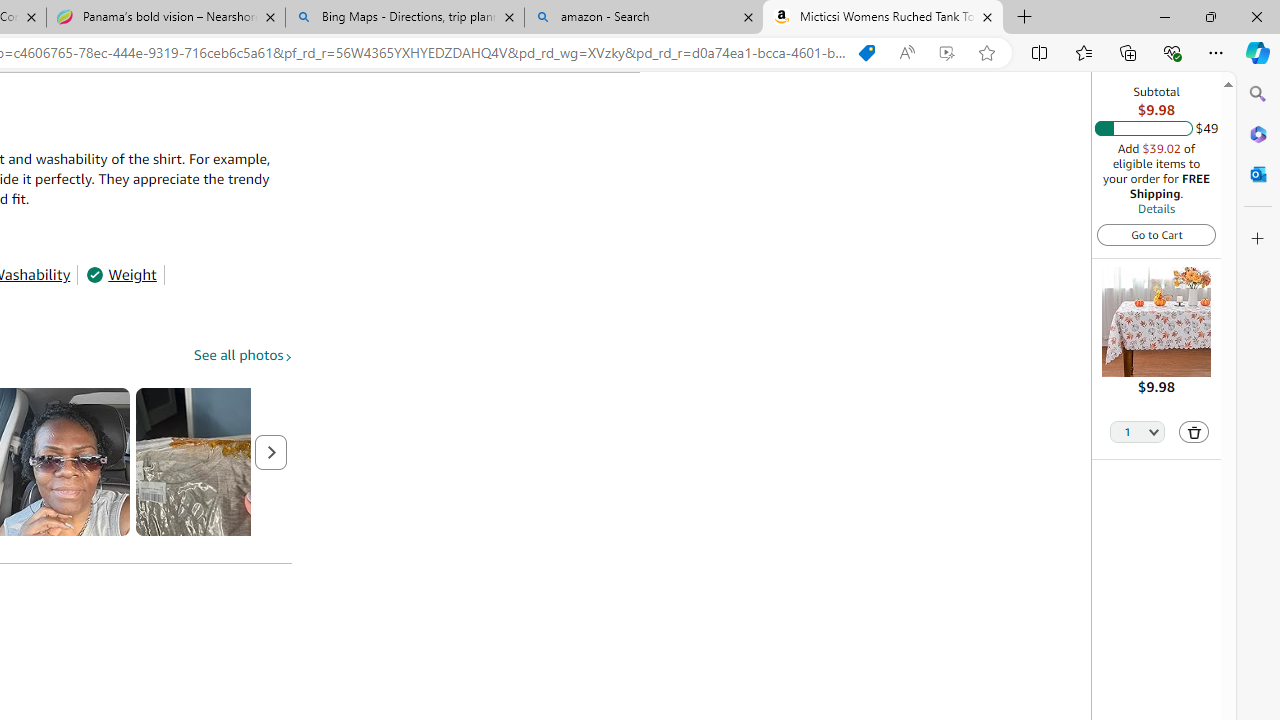  I want to click on 'Enhance video', so click(945, 52).